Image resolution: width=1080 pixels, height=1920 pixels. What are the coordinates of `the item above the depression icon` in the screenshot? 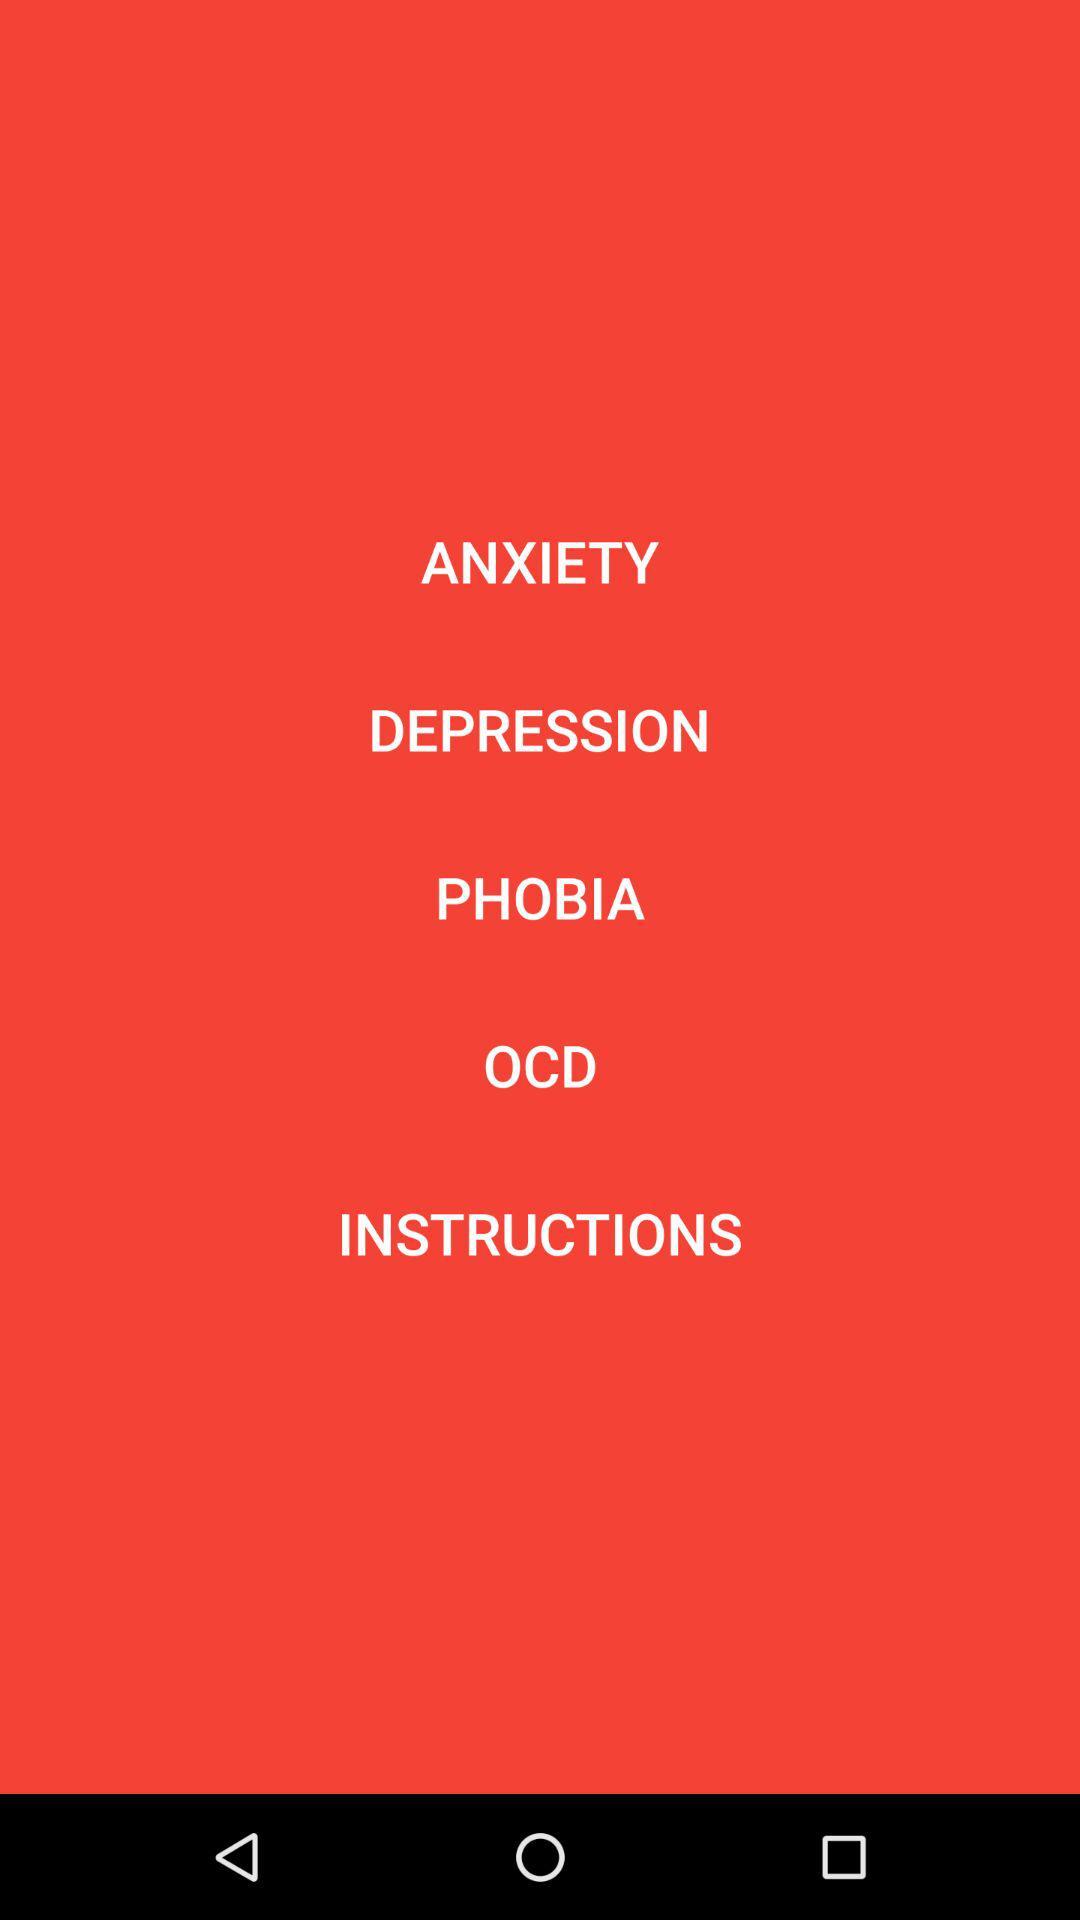 It's located at (540, 560).